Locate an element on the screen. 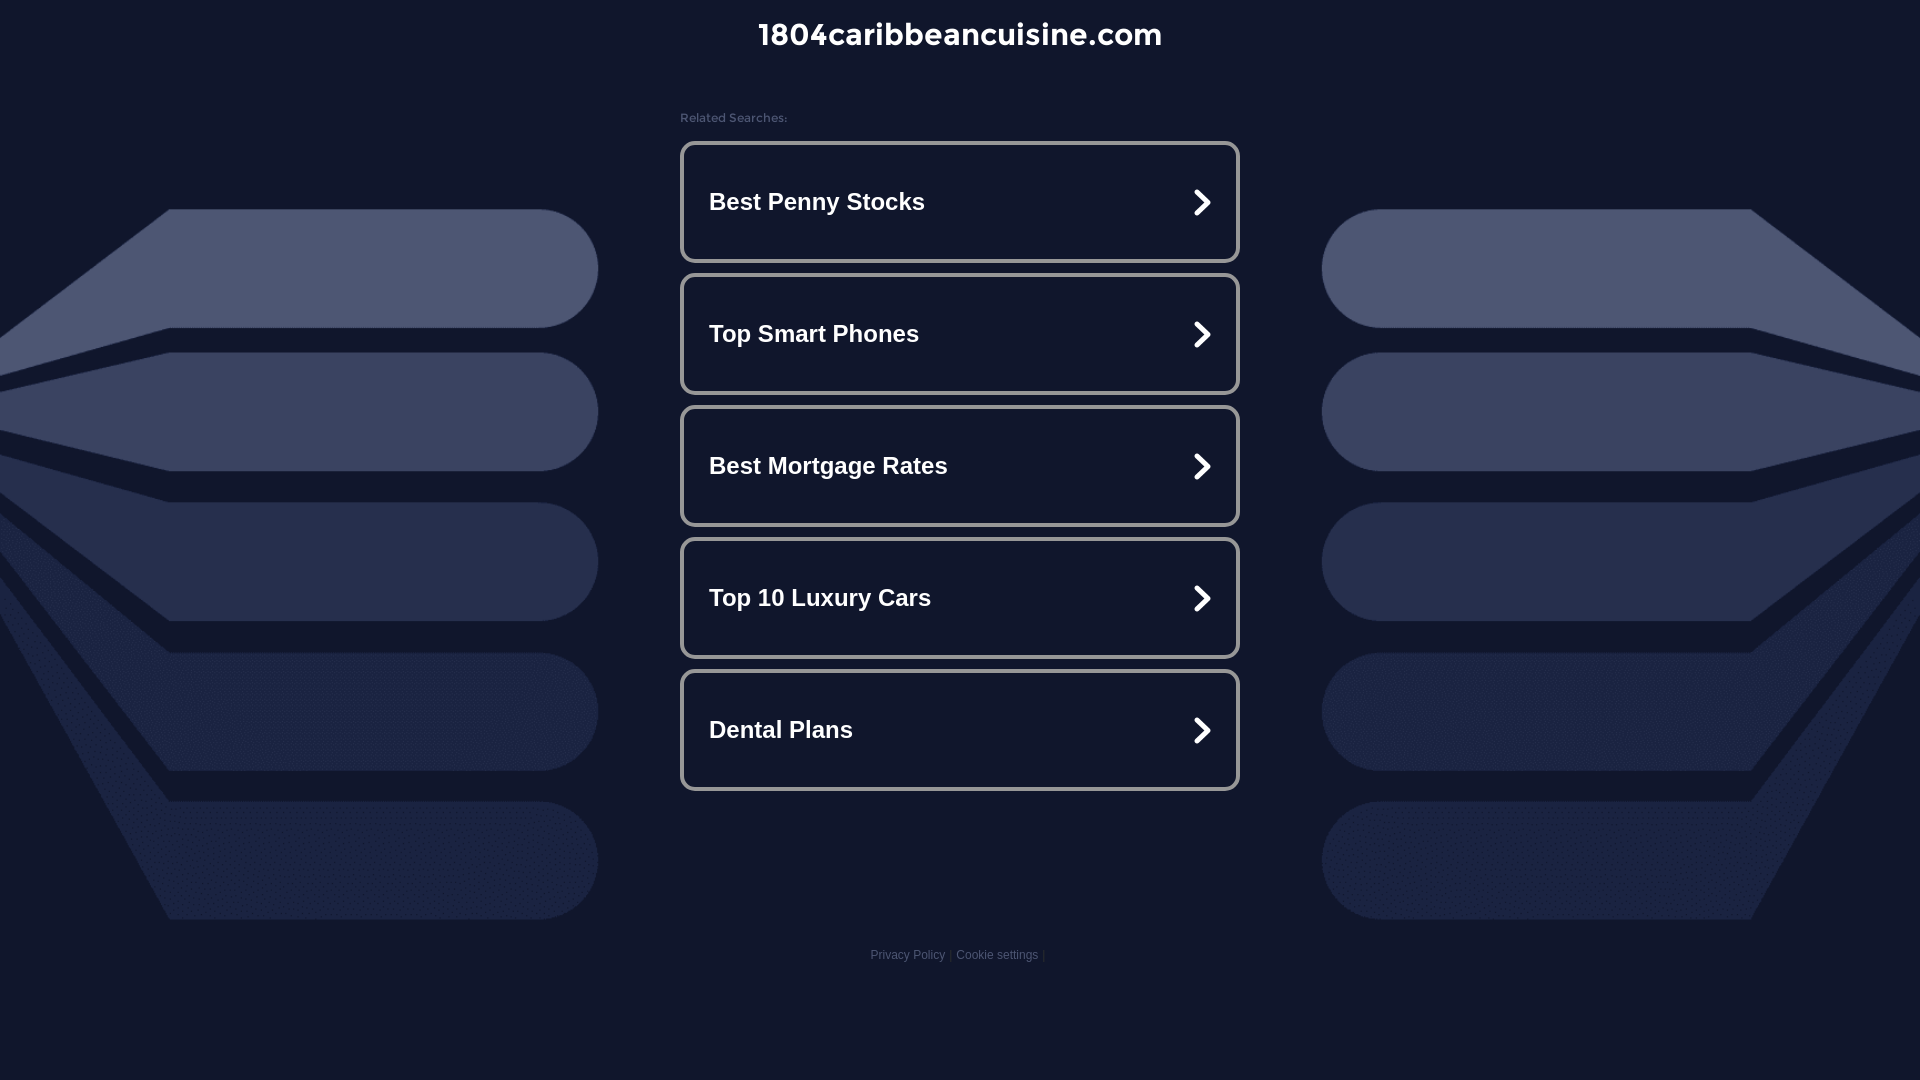  'Top Smart Phones' is located at coordinates (960, 333).